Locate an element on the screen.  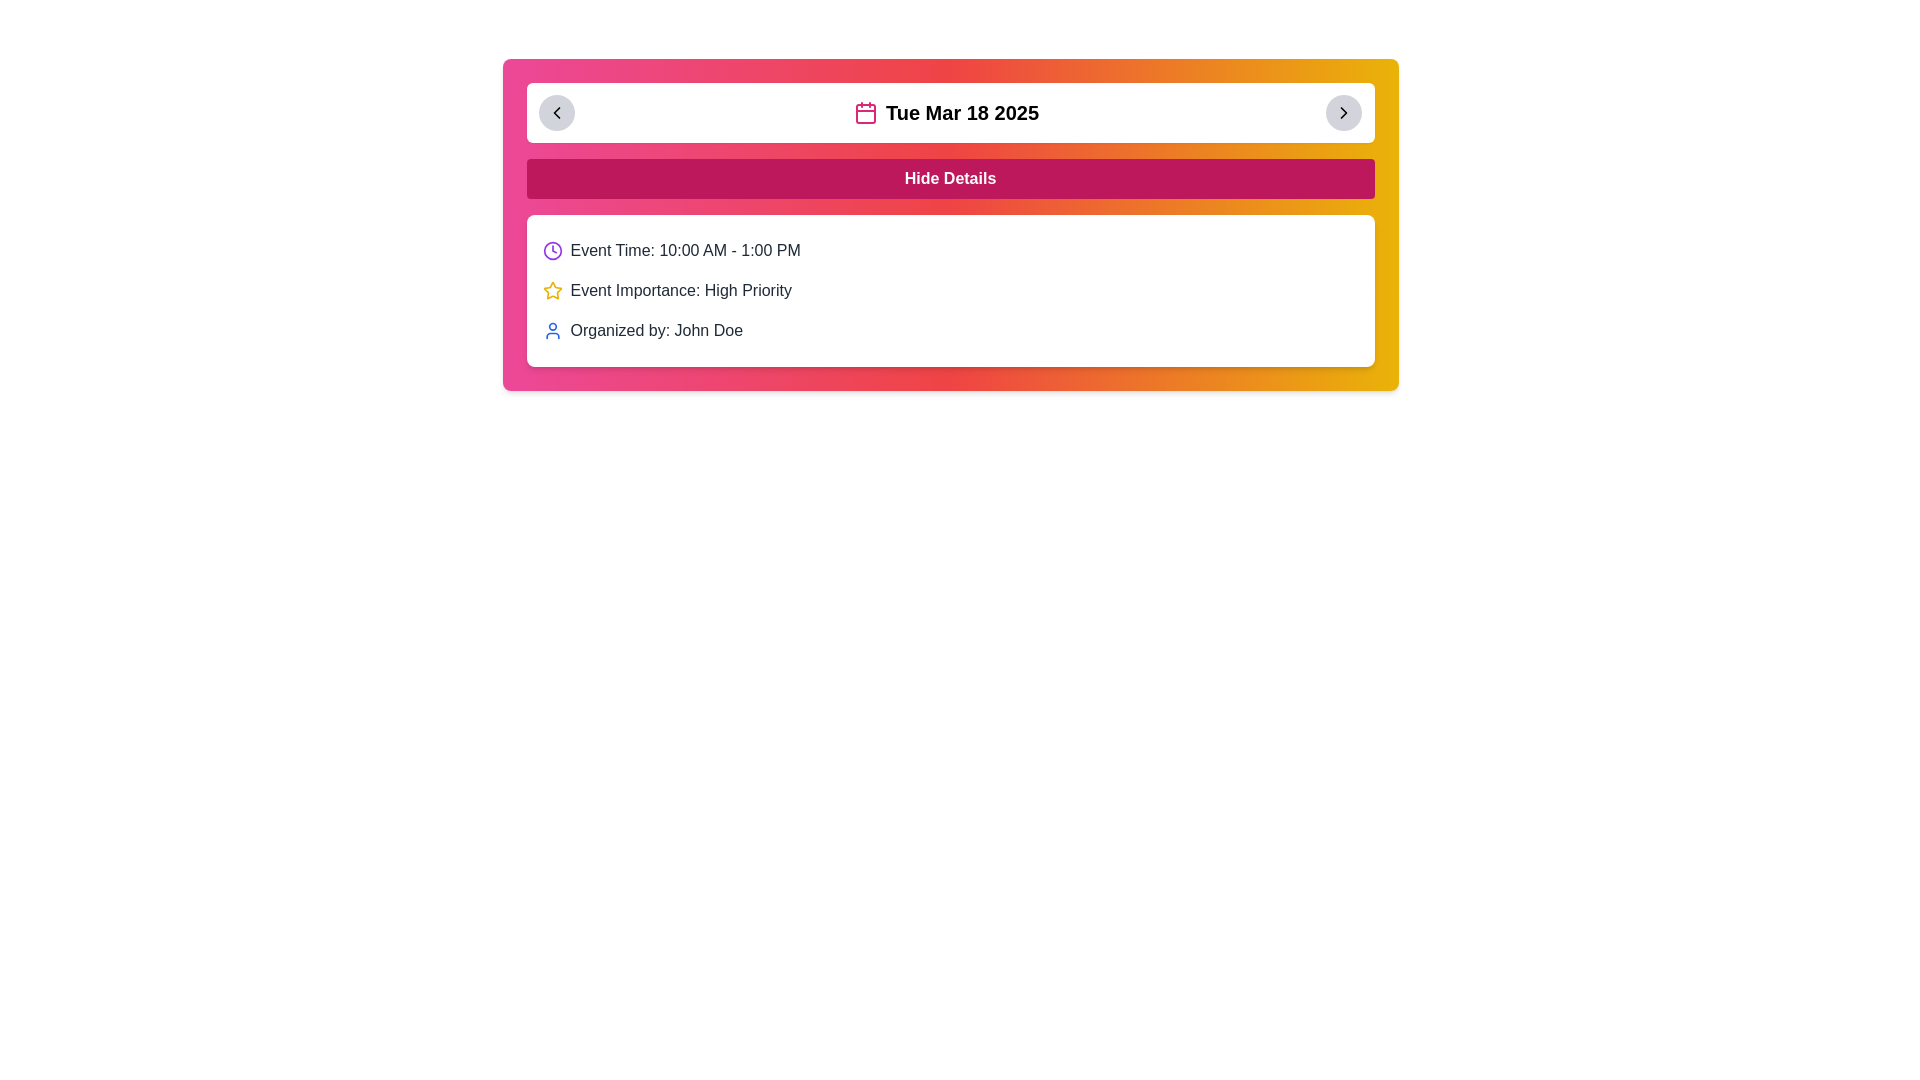
the high priority icon located to the left of the text label 'Event Importance: High Priority' is located at coordinates (552, 290).